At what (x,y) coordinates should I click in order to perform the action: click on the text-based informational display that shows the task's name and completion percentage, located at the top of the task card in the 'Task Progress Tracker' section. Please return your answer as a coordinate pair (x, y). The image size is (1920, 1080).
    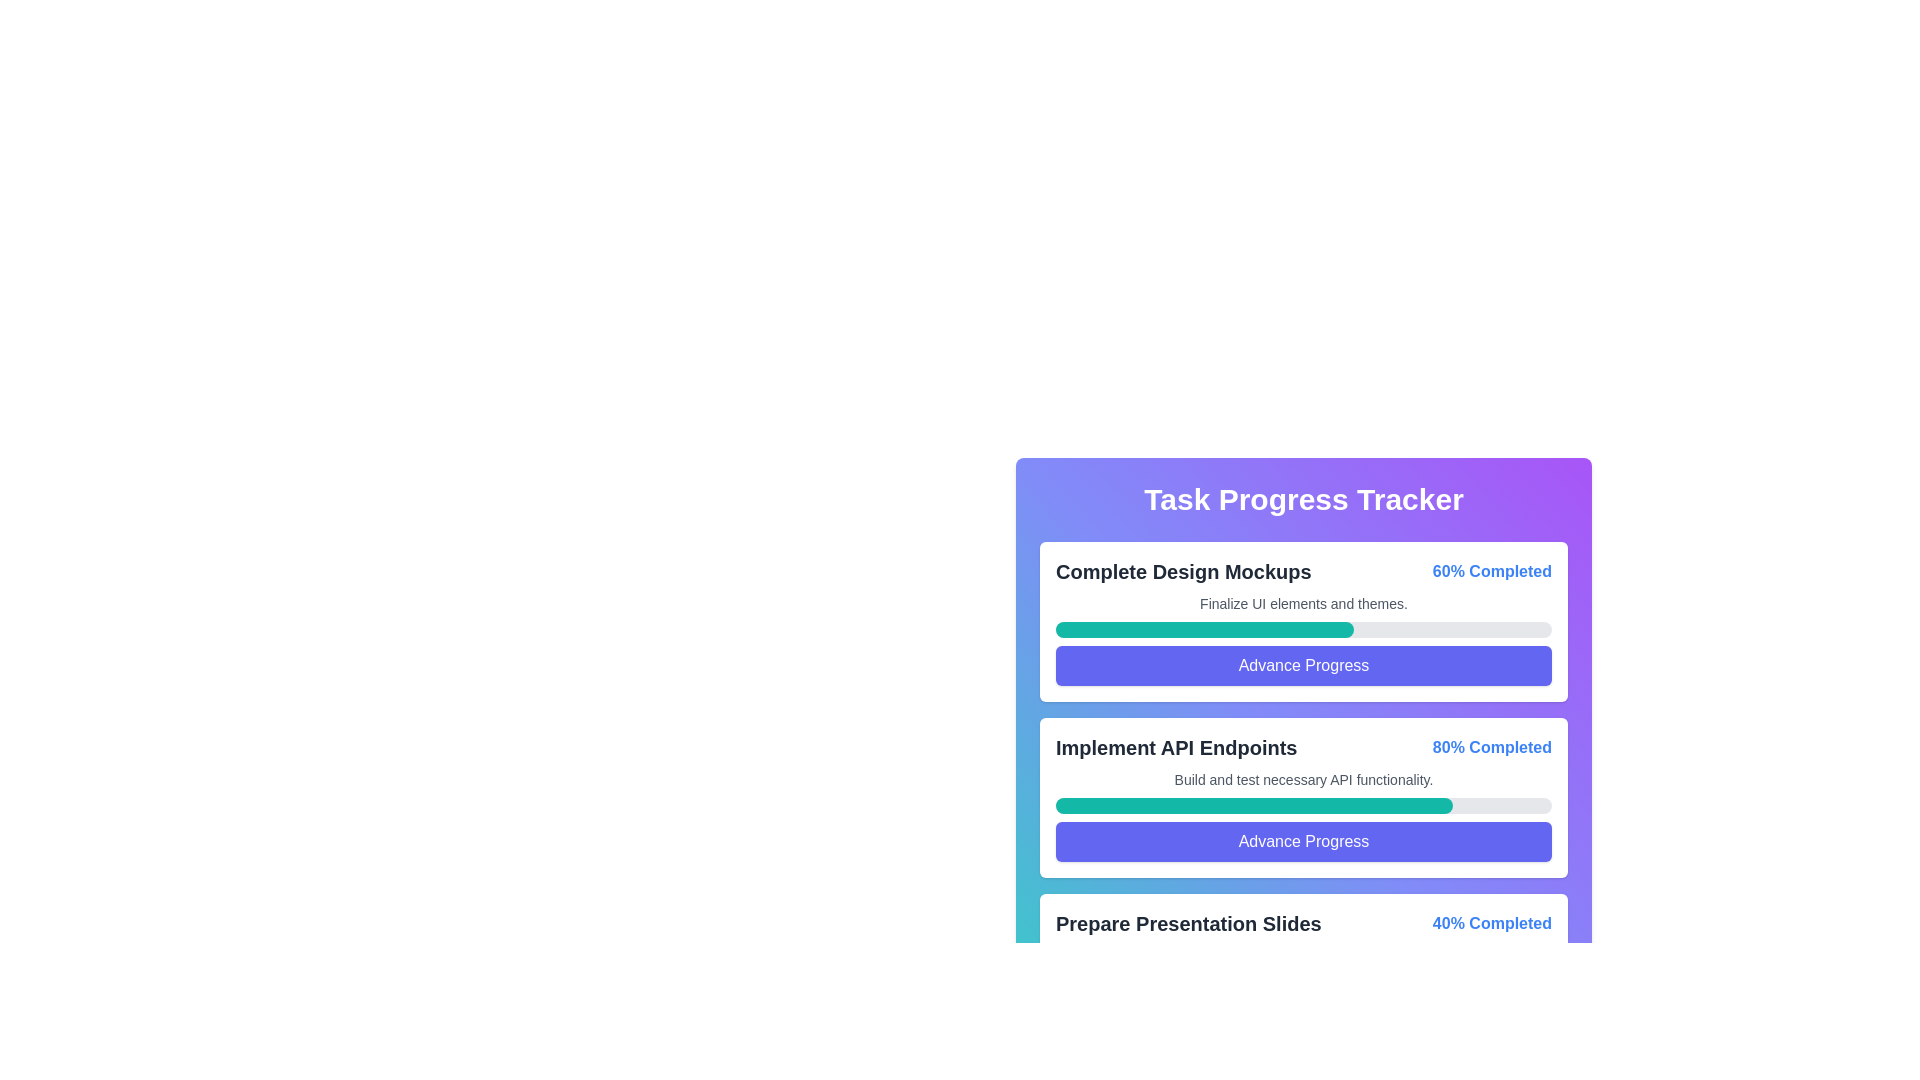
    Looking at the image, I should click on (1304, 924).